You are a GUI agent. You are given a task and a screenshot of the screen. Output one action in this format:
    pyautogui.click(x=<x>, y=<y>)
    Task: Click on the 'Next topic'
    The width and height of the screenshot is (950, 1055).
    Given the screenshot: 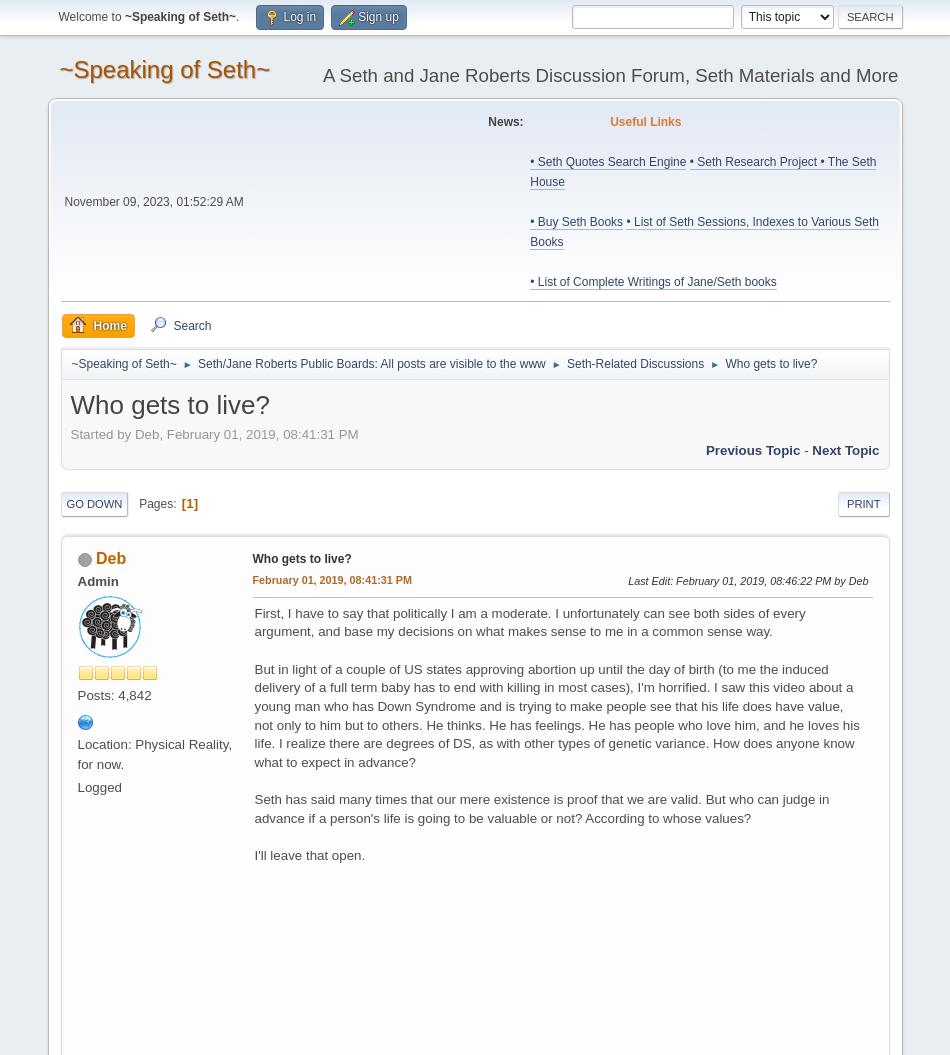 What is the action you would take?
    pyautogui.click(x=844, y=449)
    